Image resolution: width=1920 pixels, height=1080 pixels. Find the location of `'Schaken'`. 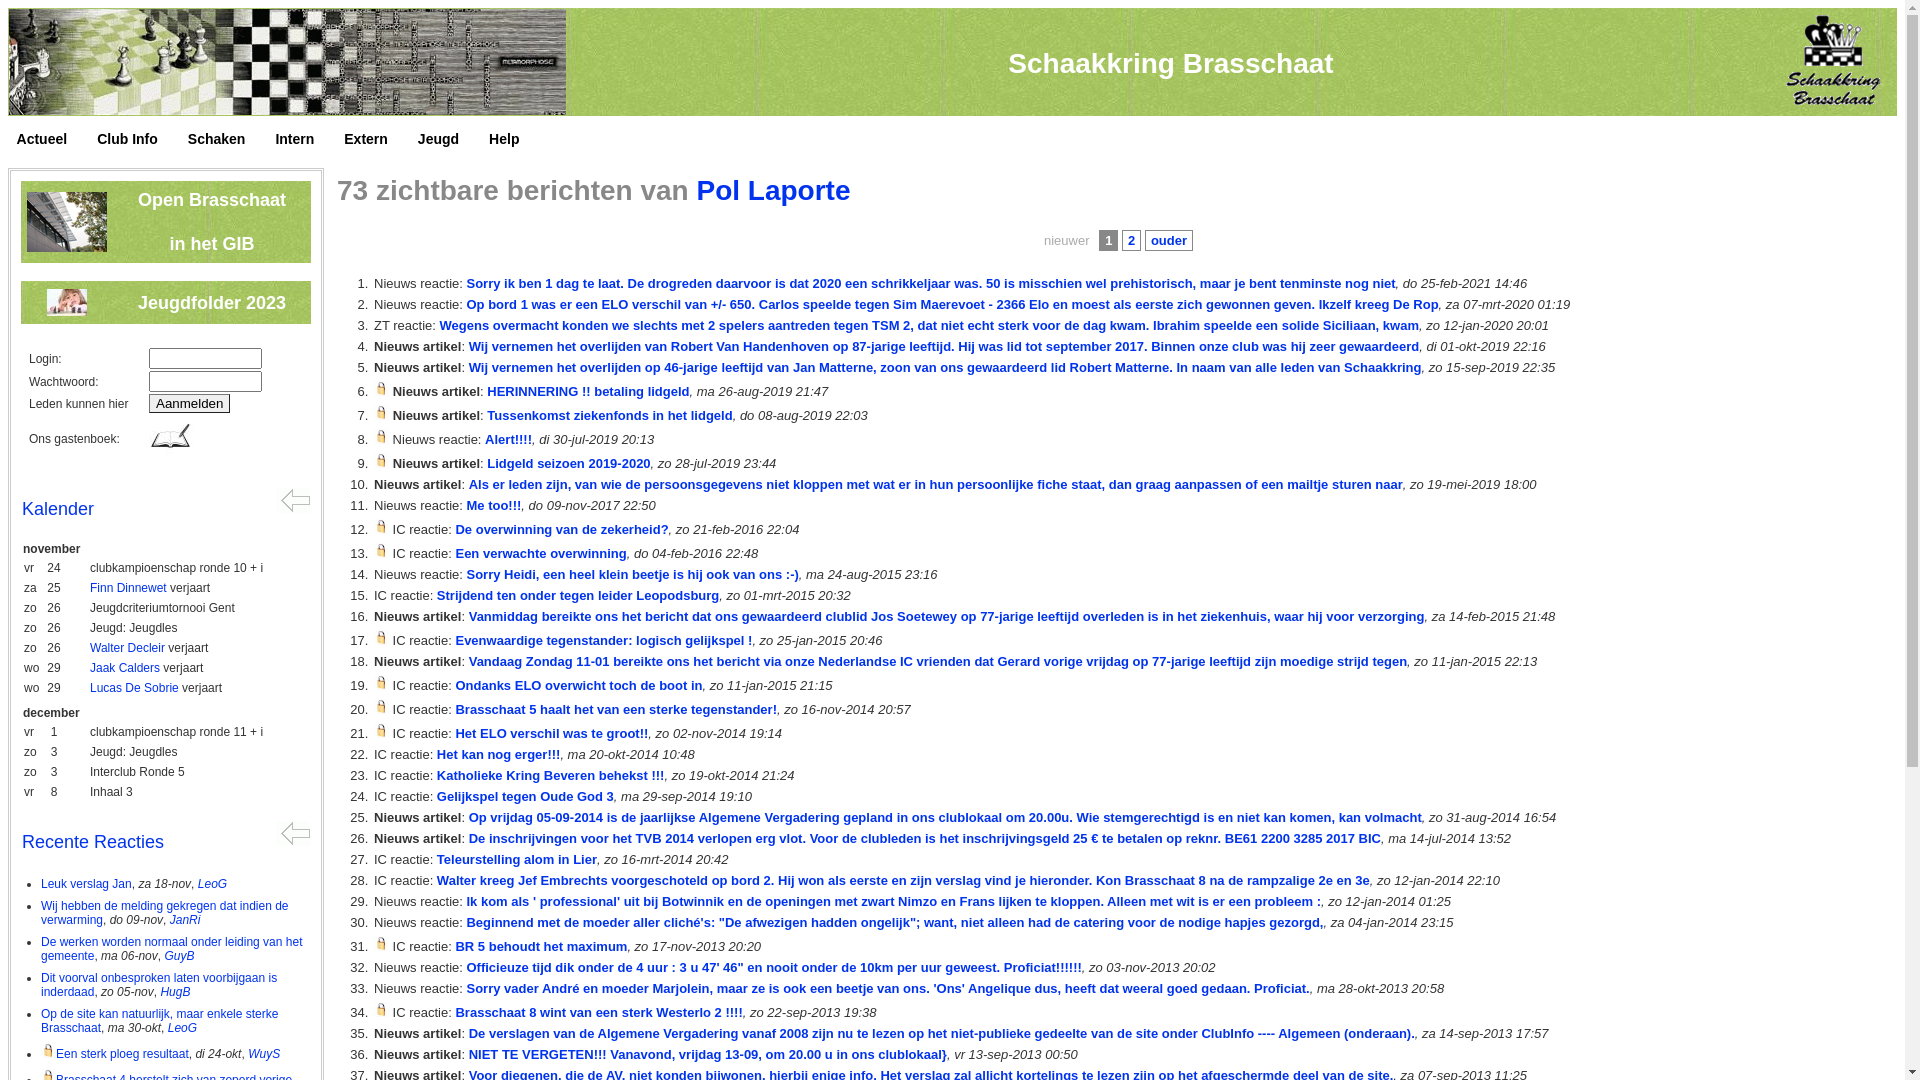

'Schaken' is located at coordinates (226, 139).